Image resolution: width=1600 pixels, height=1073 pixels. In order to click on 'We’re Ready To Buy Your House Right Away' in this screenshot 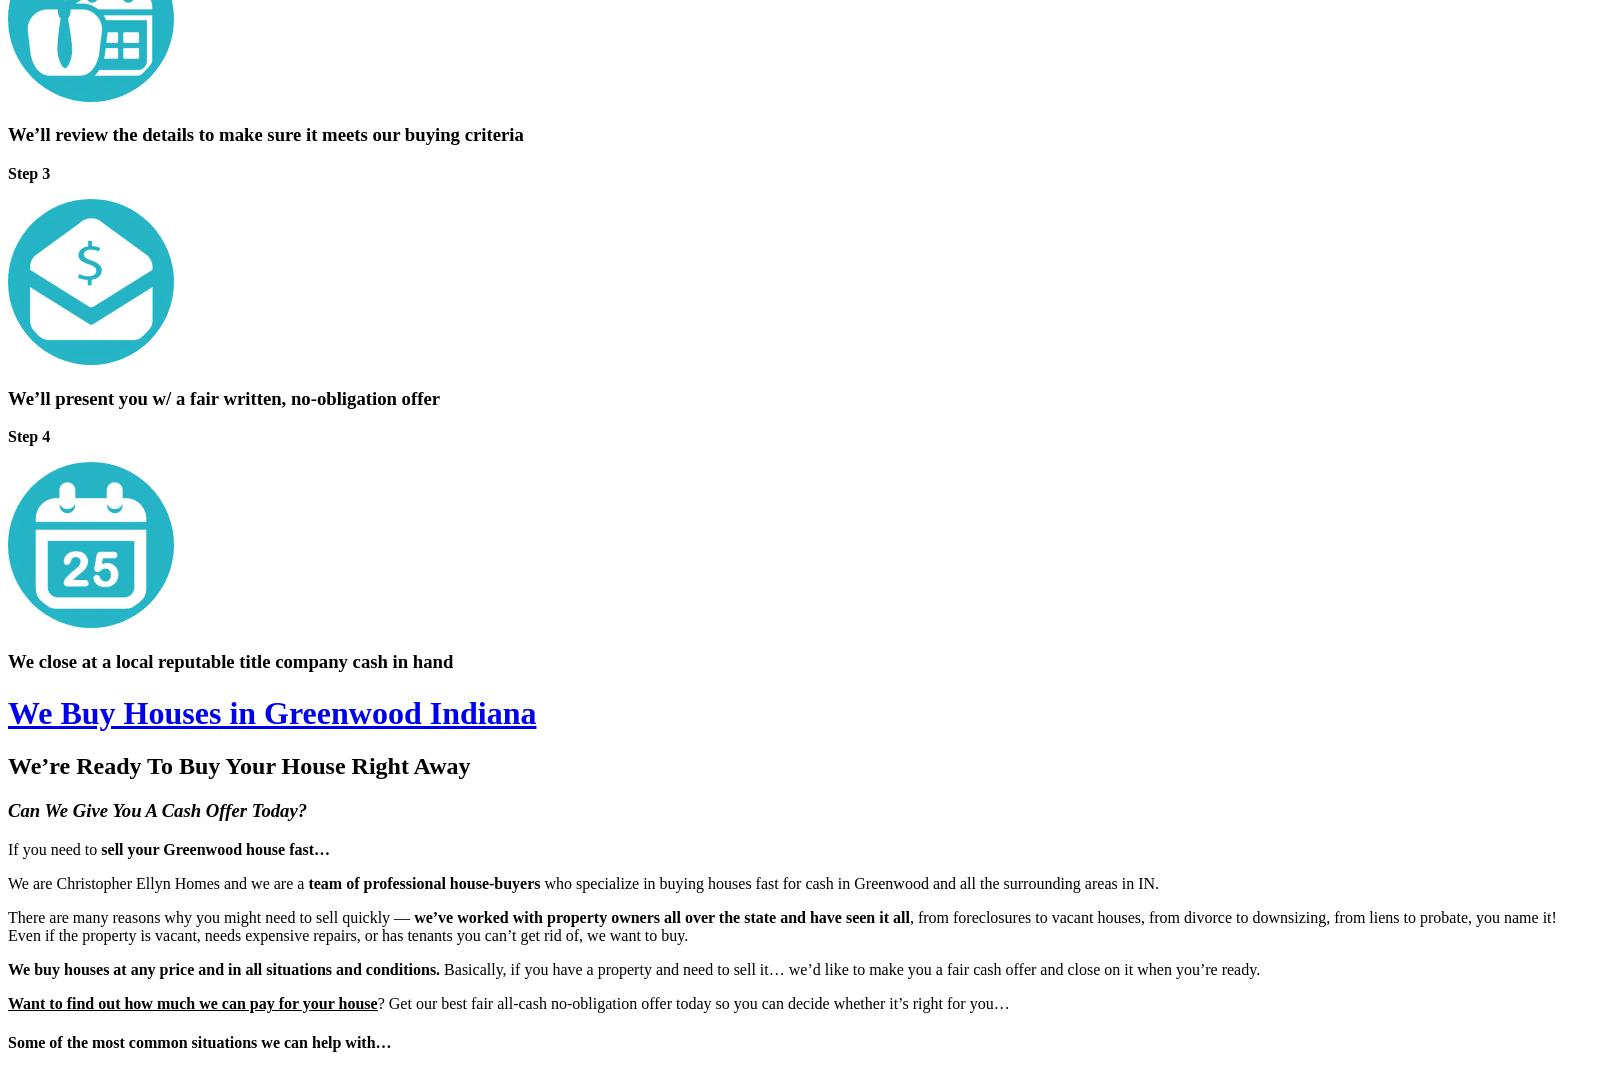, I will do `click(239, 764)`.